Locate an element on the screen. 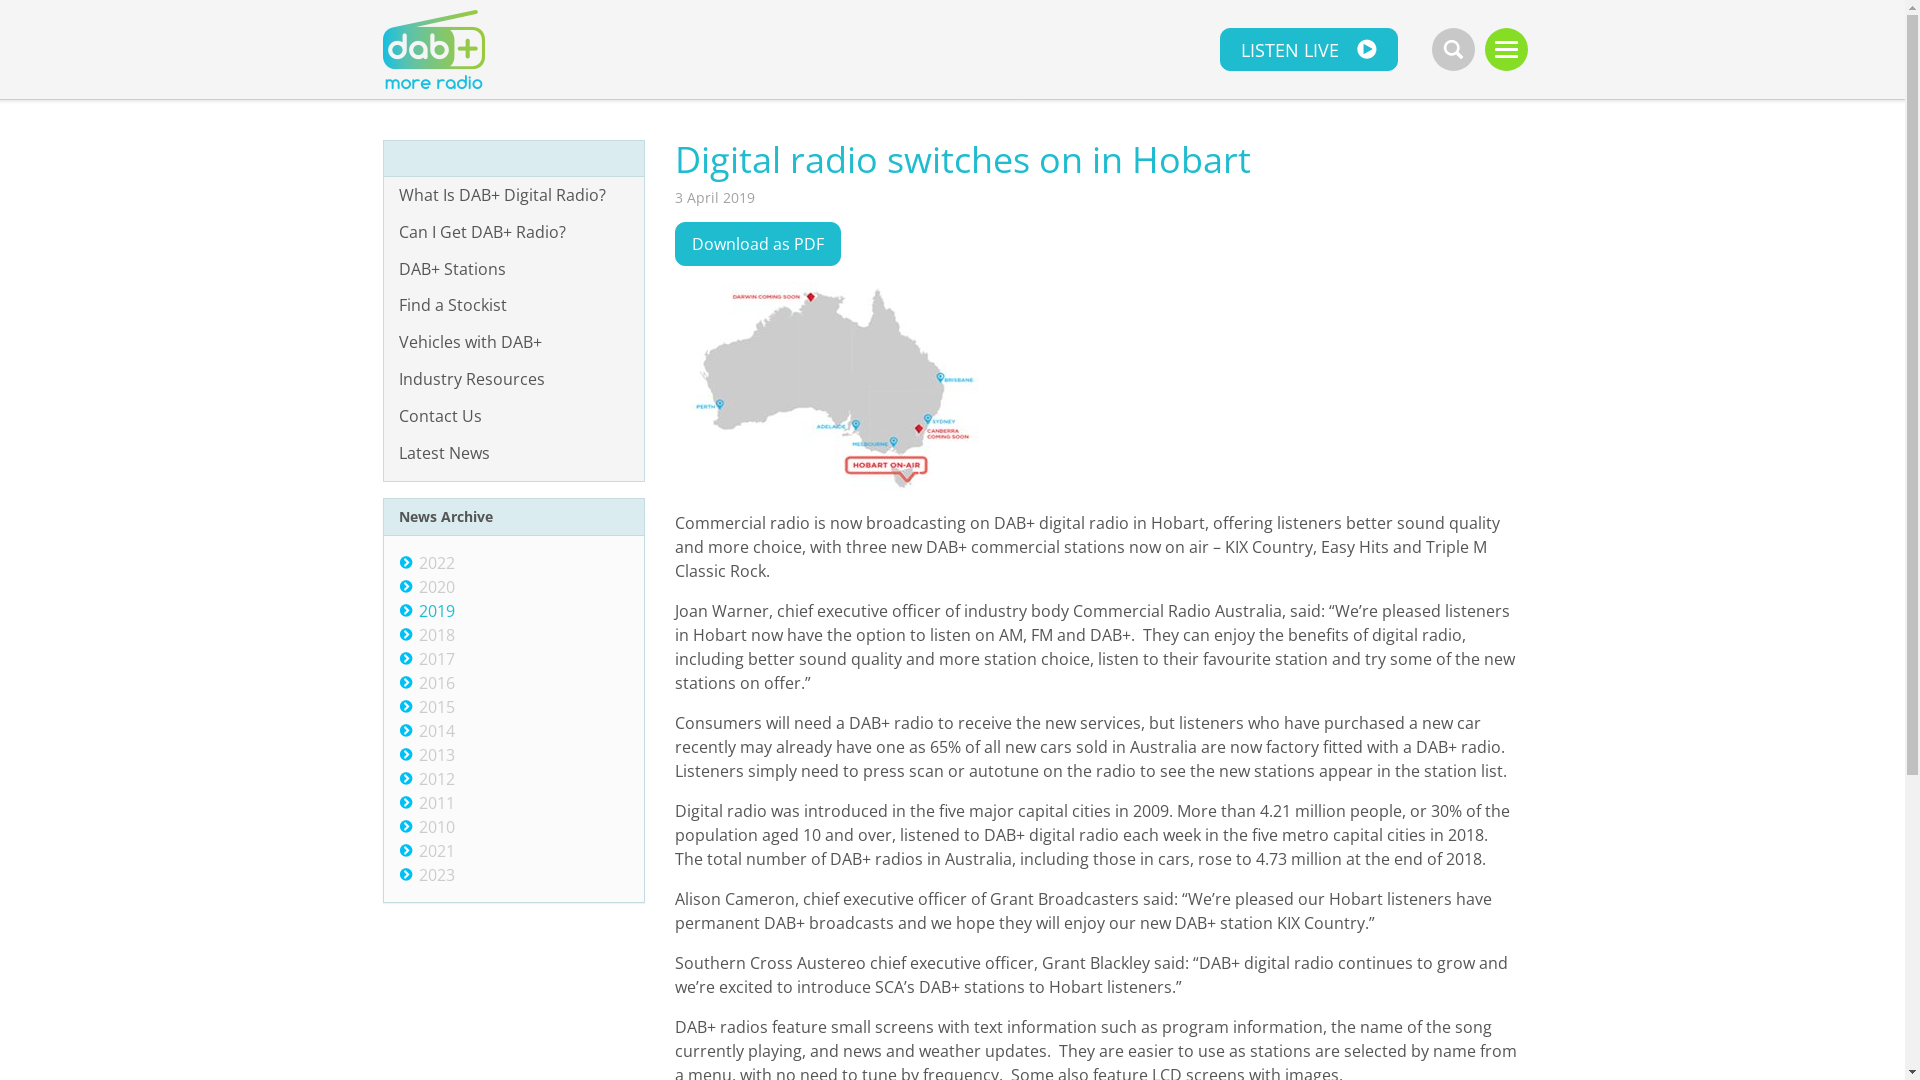 Image resolution: width=1920 pixels, height=1080 pixels. 'Download as PDF' is located at coordinates (757, 242).